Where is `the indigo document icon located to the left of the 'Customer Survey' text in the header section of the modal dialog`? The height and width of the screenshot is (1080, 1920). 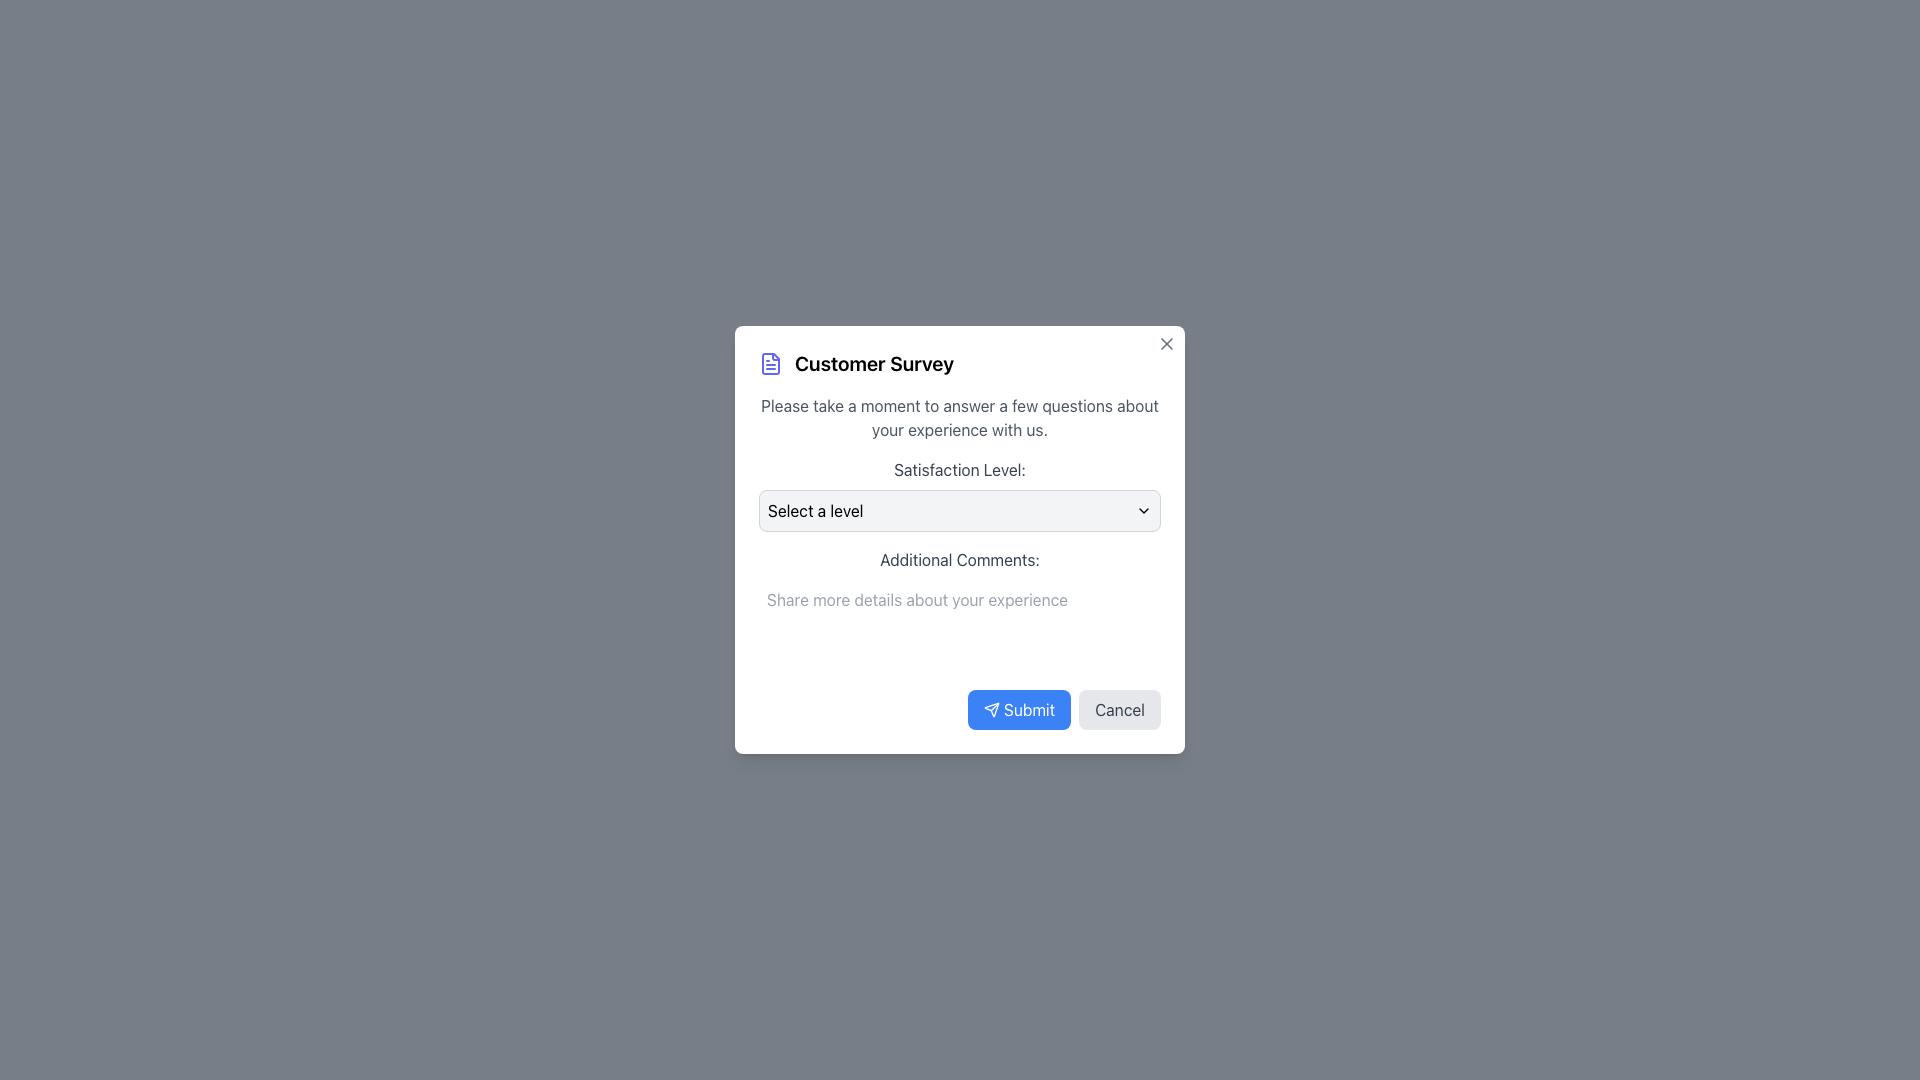
the indigo document icon located to the left of the 'Customer Survey' text in the header section of the modal dialog is located at coordinates (770, 363).